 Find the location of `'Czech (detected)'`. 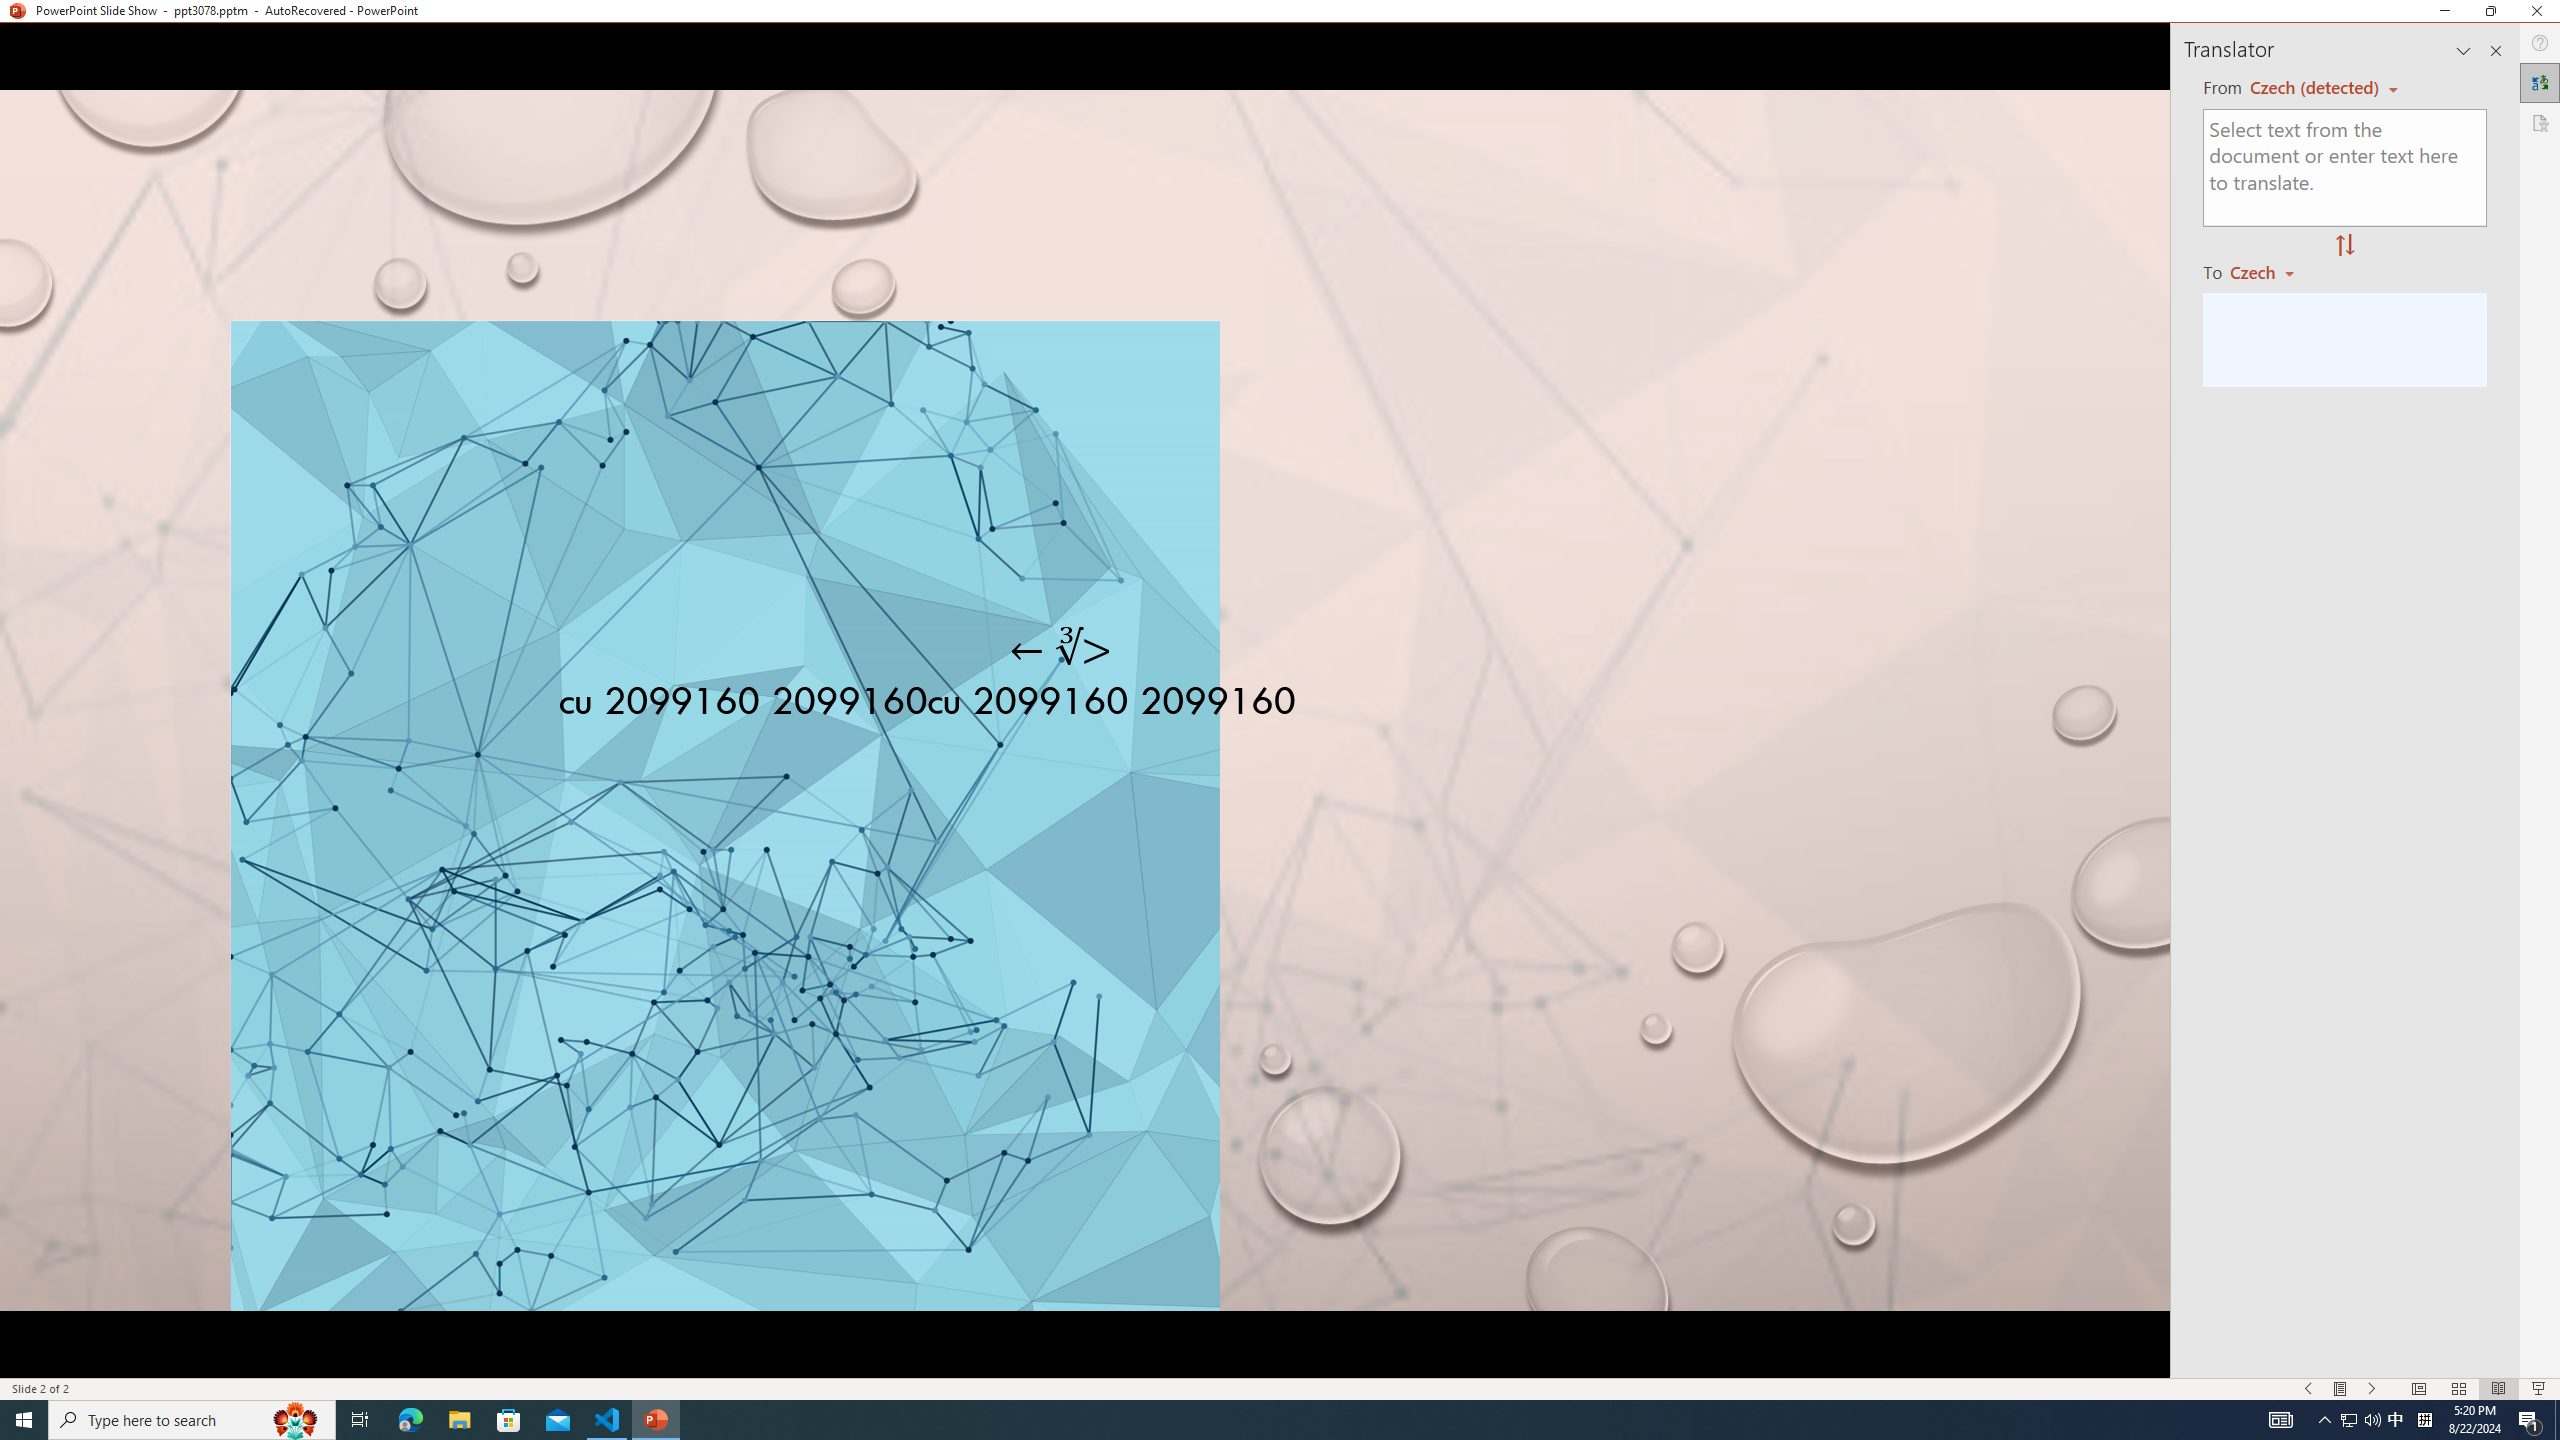

'Czech (detected)' is located at coordinates (2315, 88).